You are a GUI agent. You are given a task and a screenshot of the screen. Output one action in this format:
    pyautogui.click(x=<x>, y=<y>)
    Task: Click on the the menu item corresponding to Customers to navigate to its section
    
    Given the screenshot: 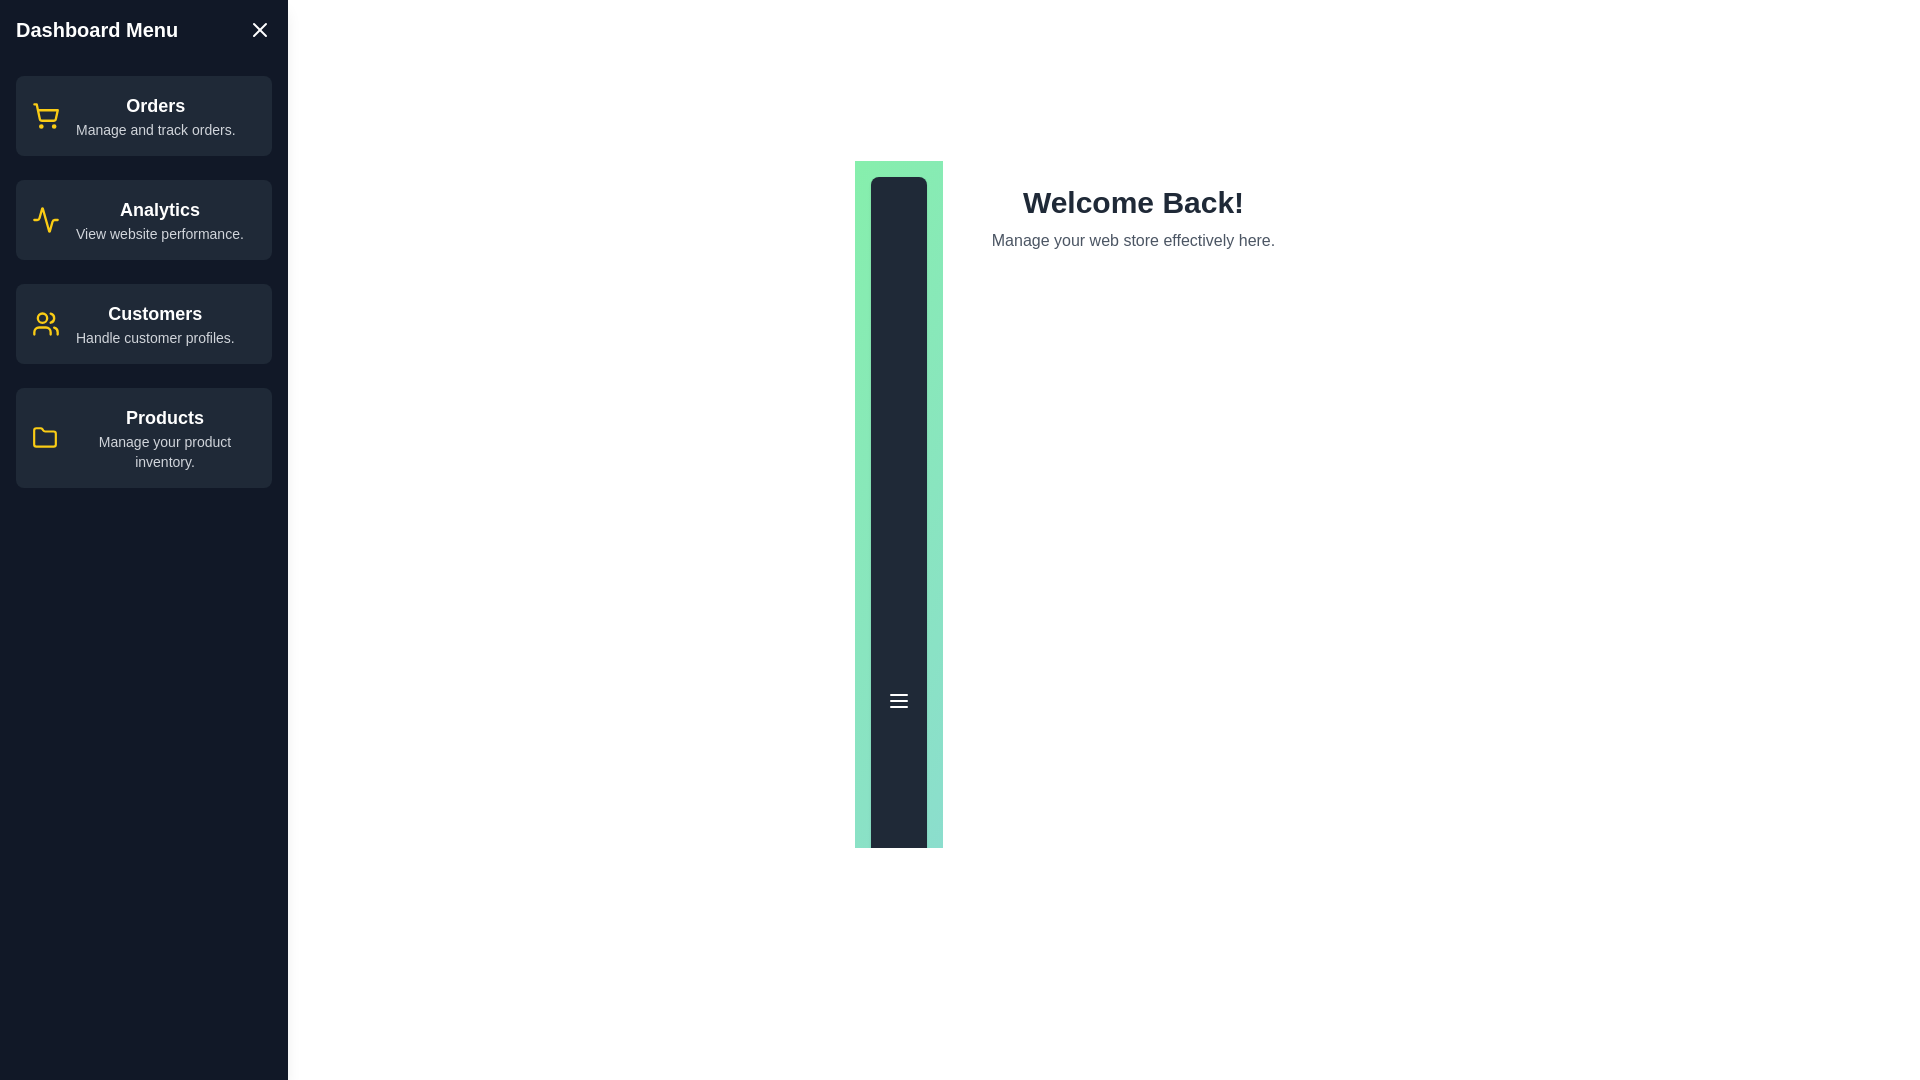 What is the action you would take?
    pyautogui.click(x=143, y=323)
    